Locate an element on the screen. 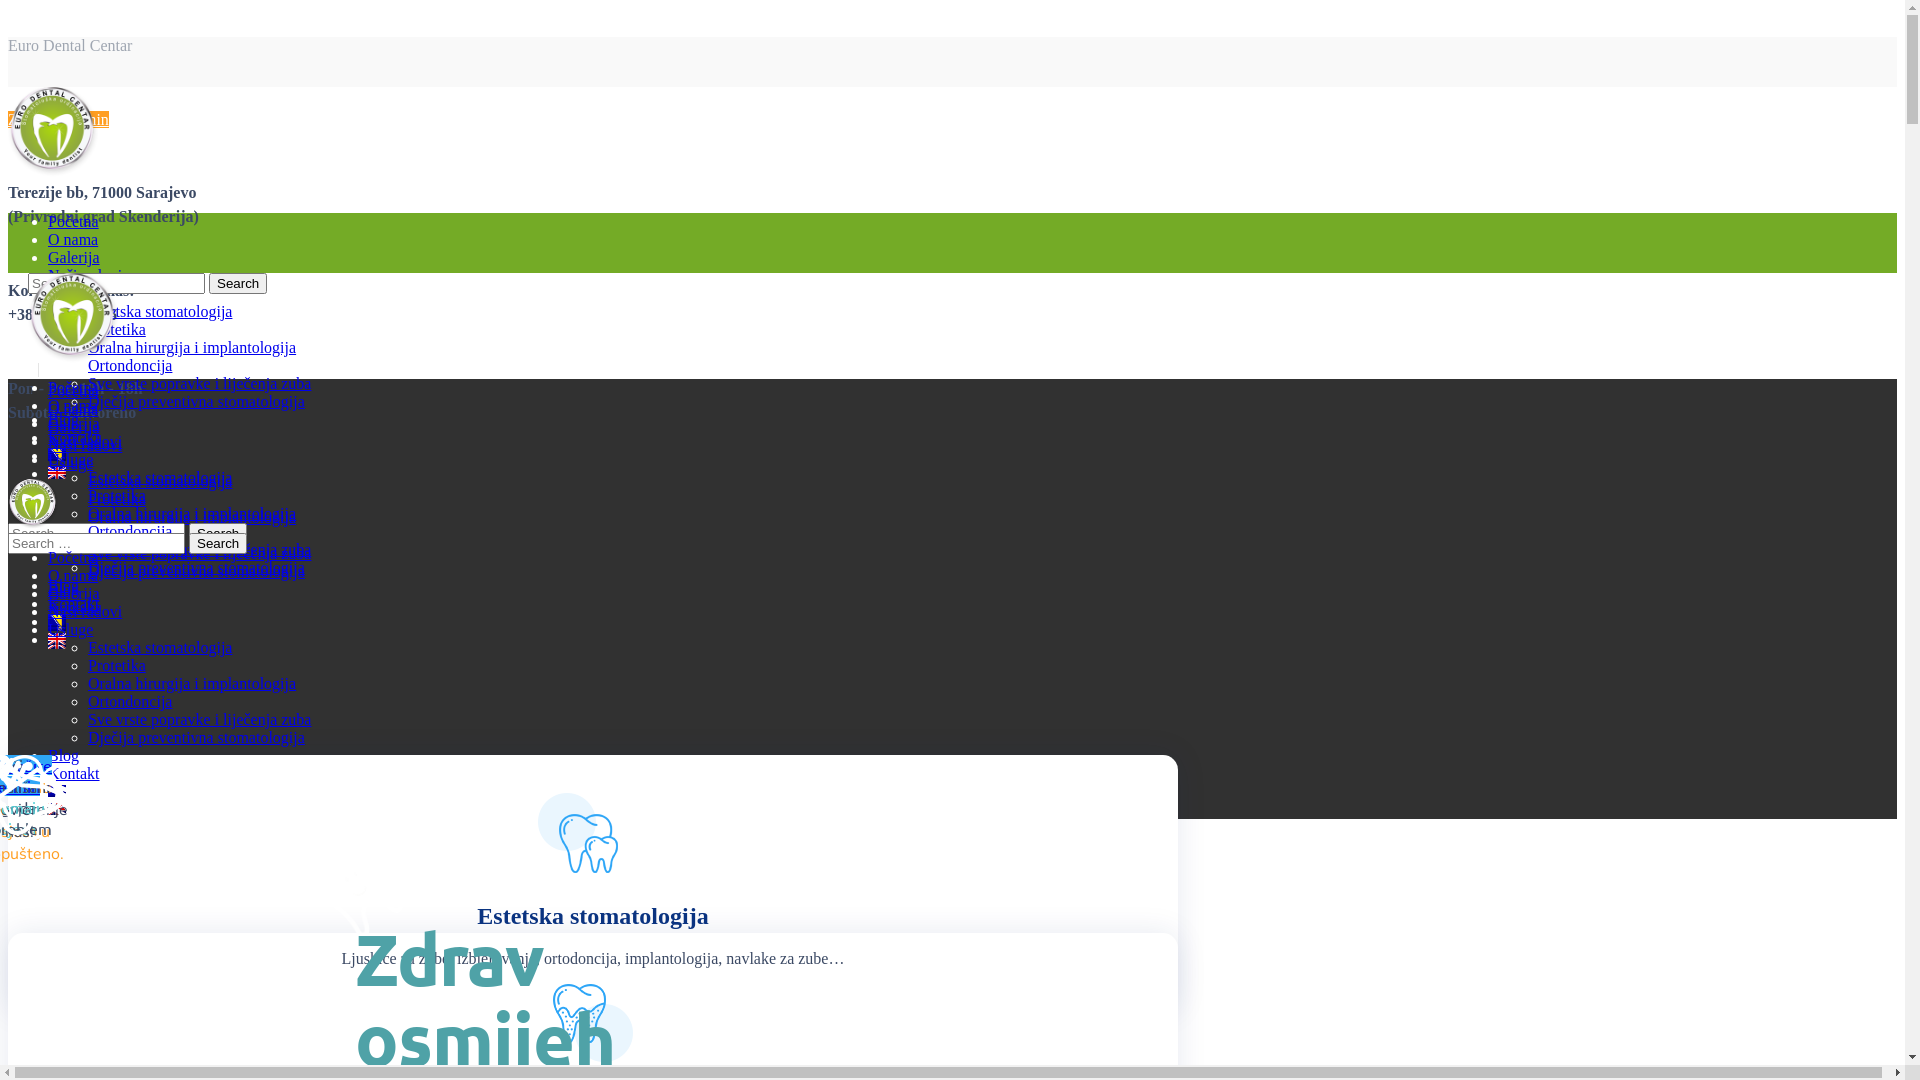  'Kontakt' is located at coordinates (73, 772).